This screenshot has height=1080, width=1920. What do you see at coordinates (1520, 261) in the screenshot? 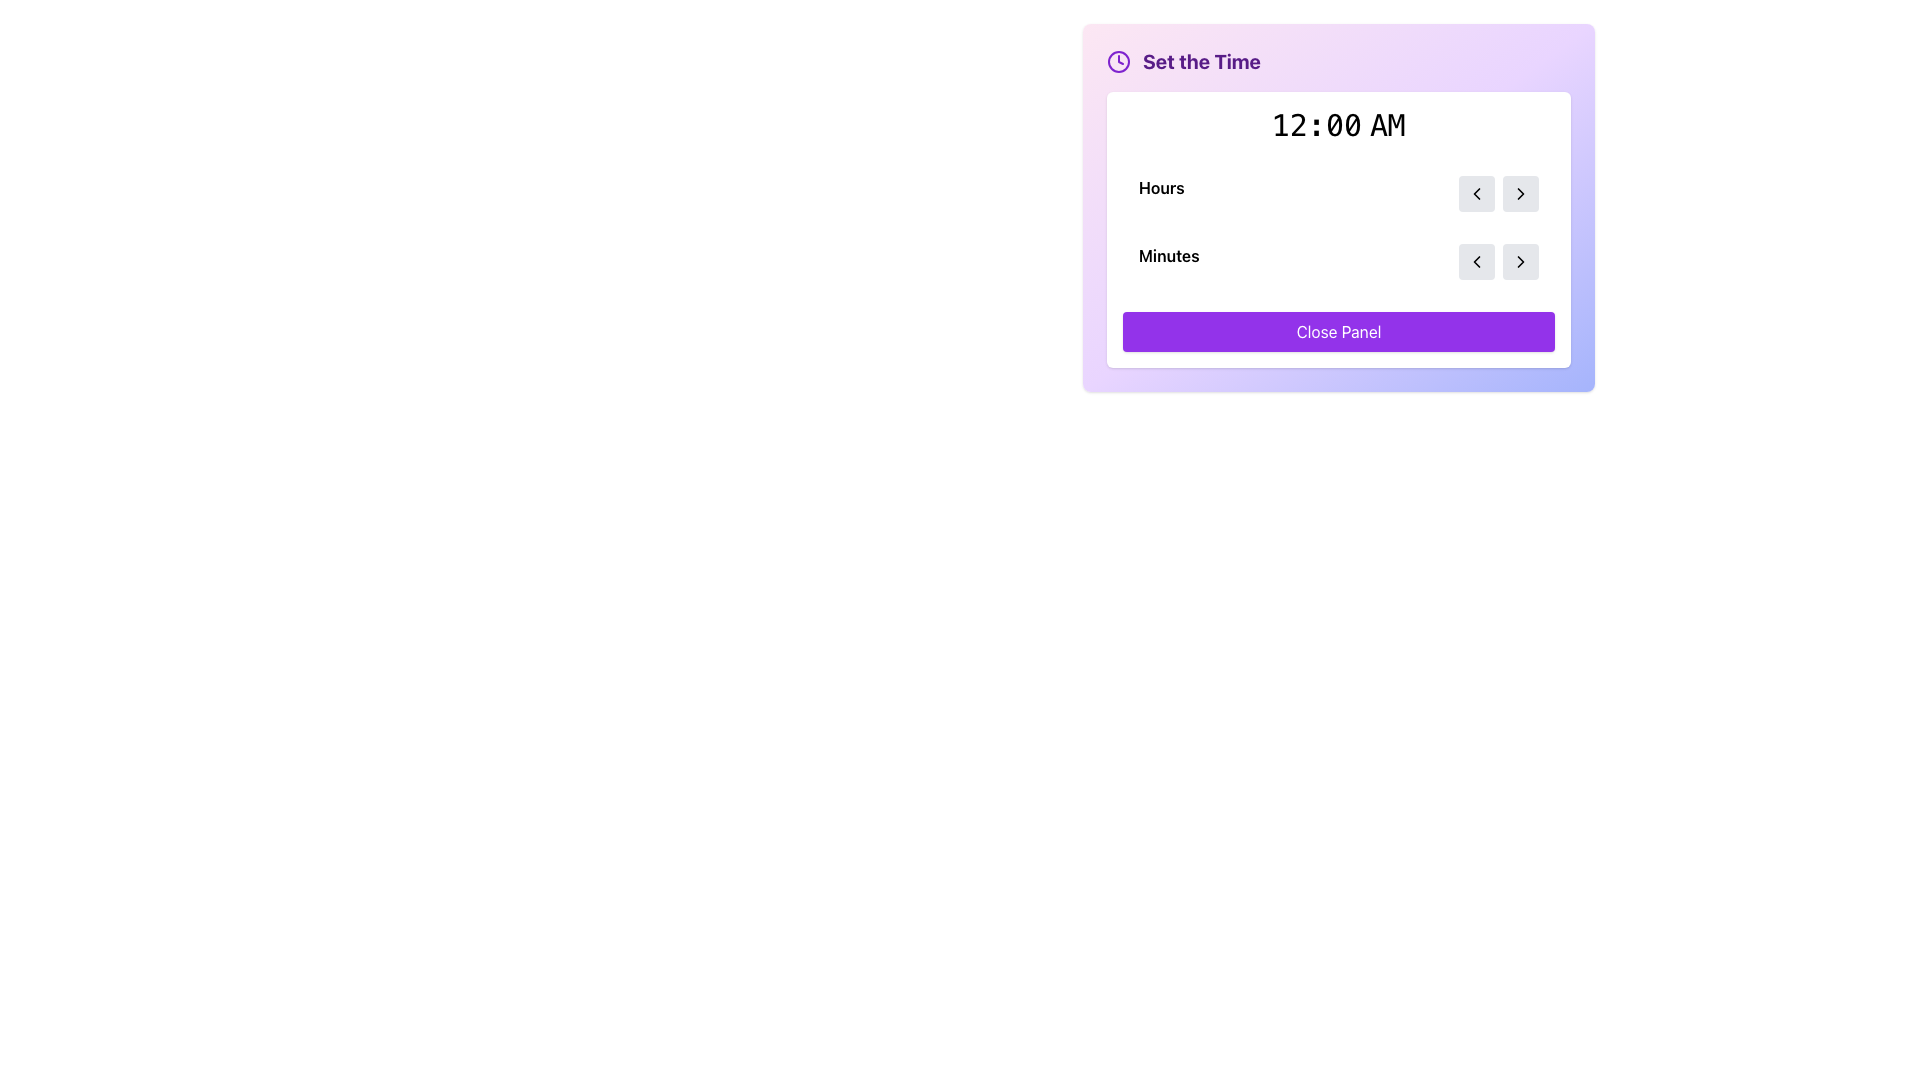
I see `the button with an arrow icon that increases the value of the 'Minutes' field in the time-setting interface` at bounding box center [1520, 261].